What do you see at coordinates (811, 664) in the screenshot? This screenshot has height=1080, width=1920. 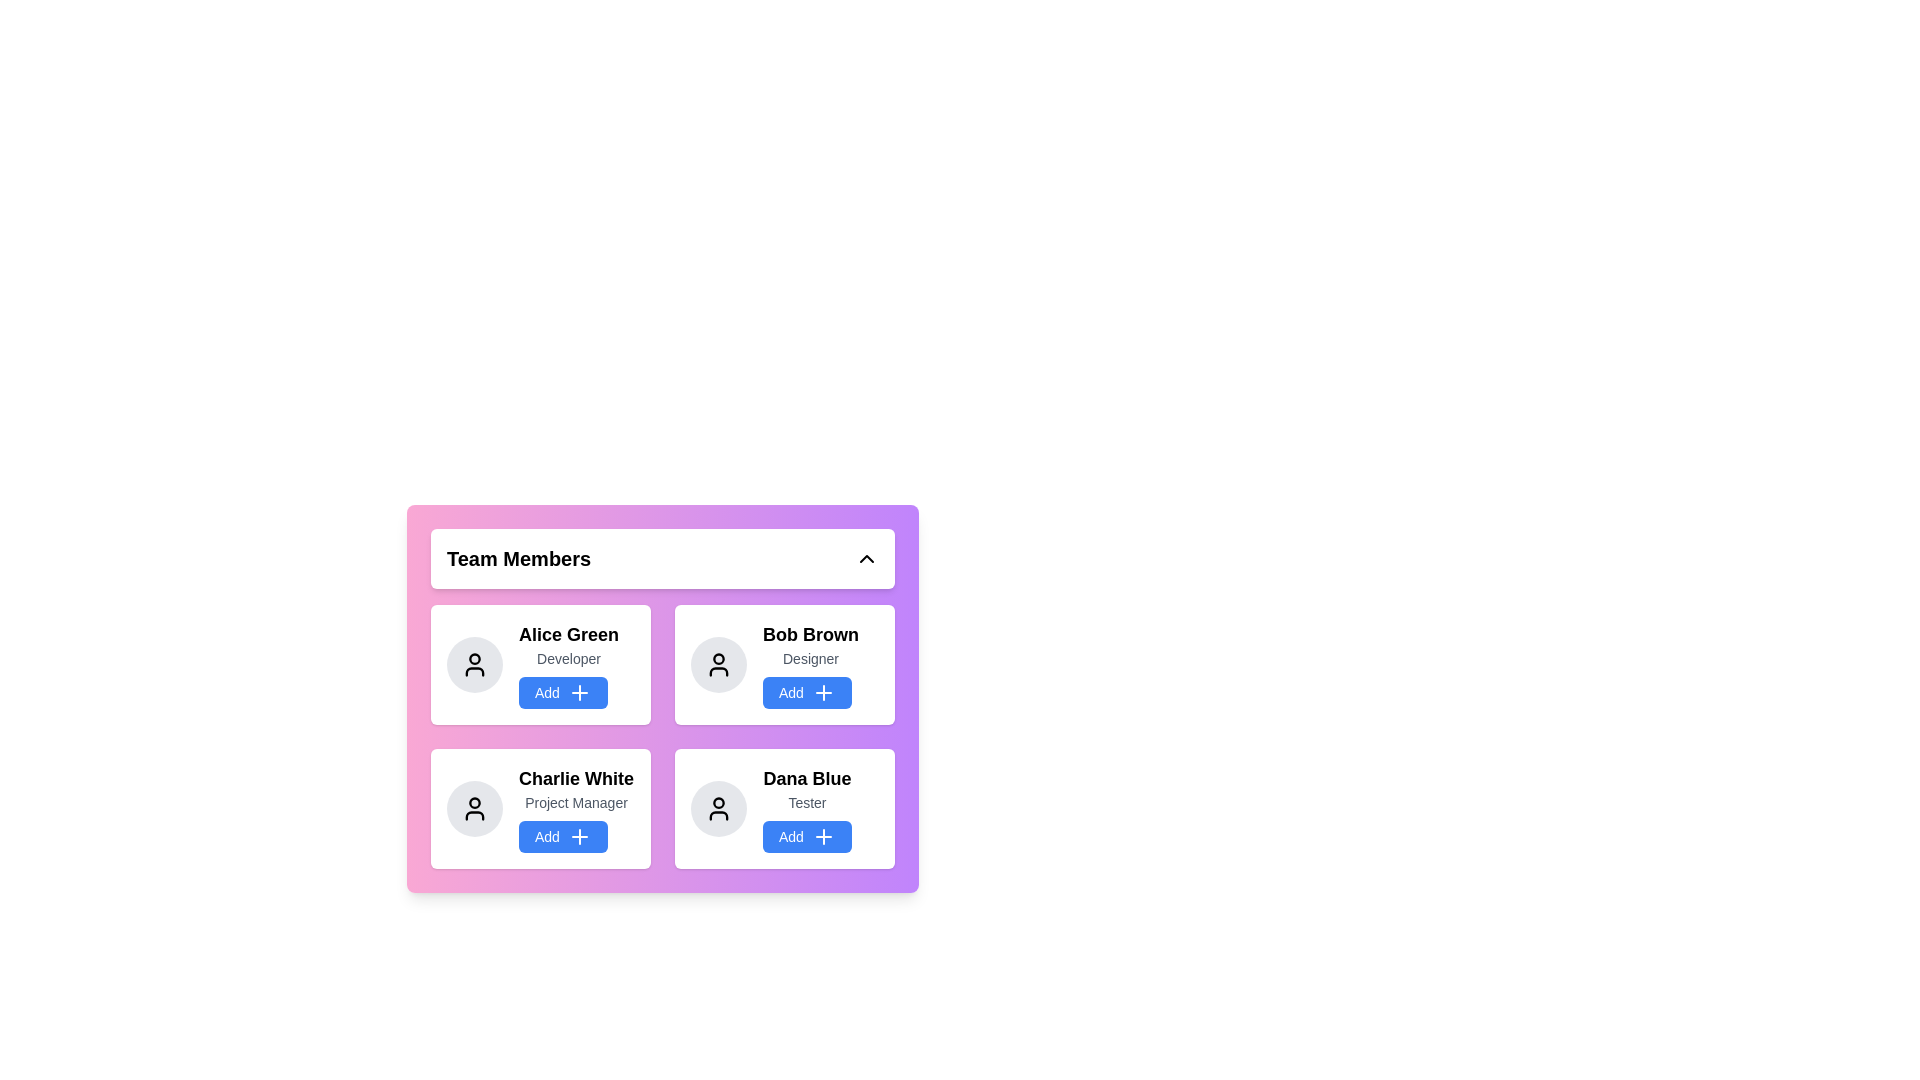 I see `the 'Add' button on the card containing 'Bob Brown', which is located at the top-right of the grid layout` at bounding box center [811, 664].